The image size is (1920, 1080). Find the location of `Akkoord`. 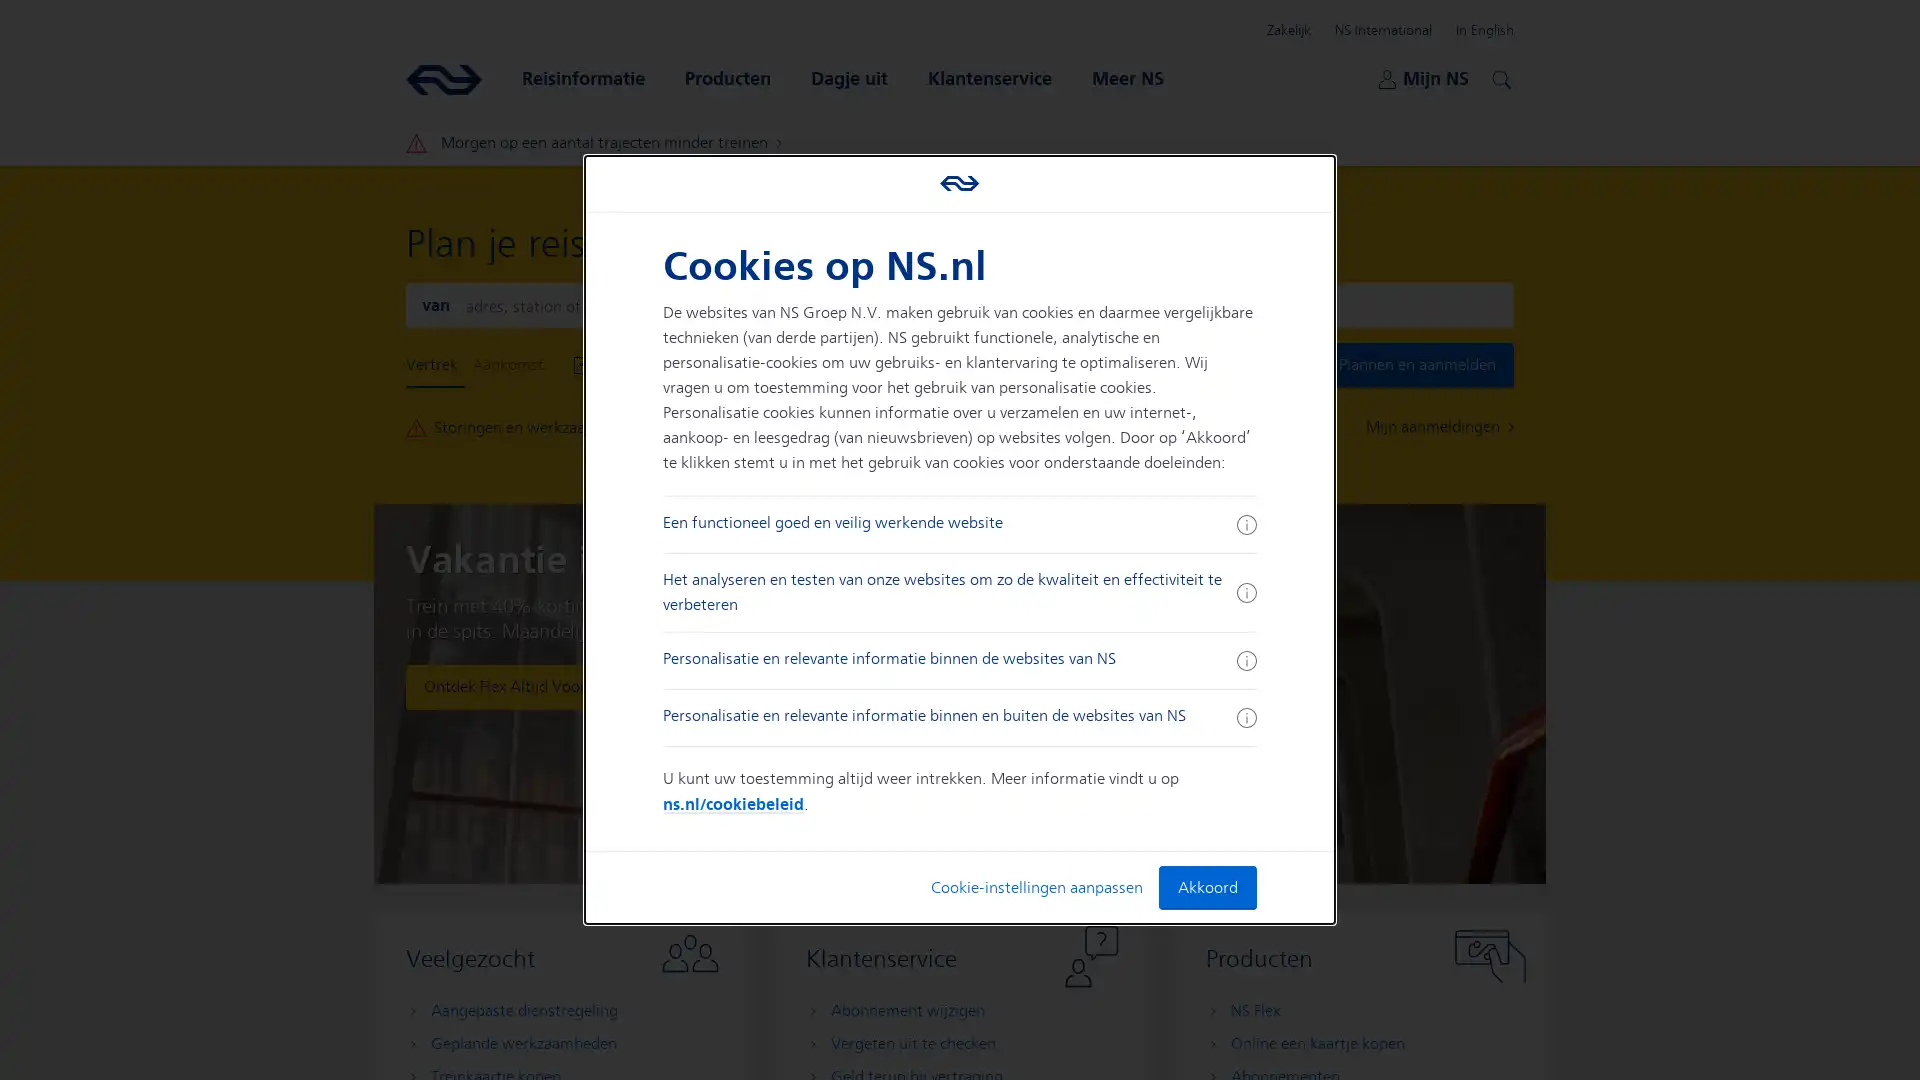

Akkoord is located at coordinates (1205, 886).